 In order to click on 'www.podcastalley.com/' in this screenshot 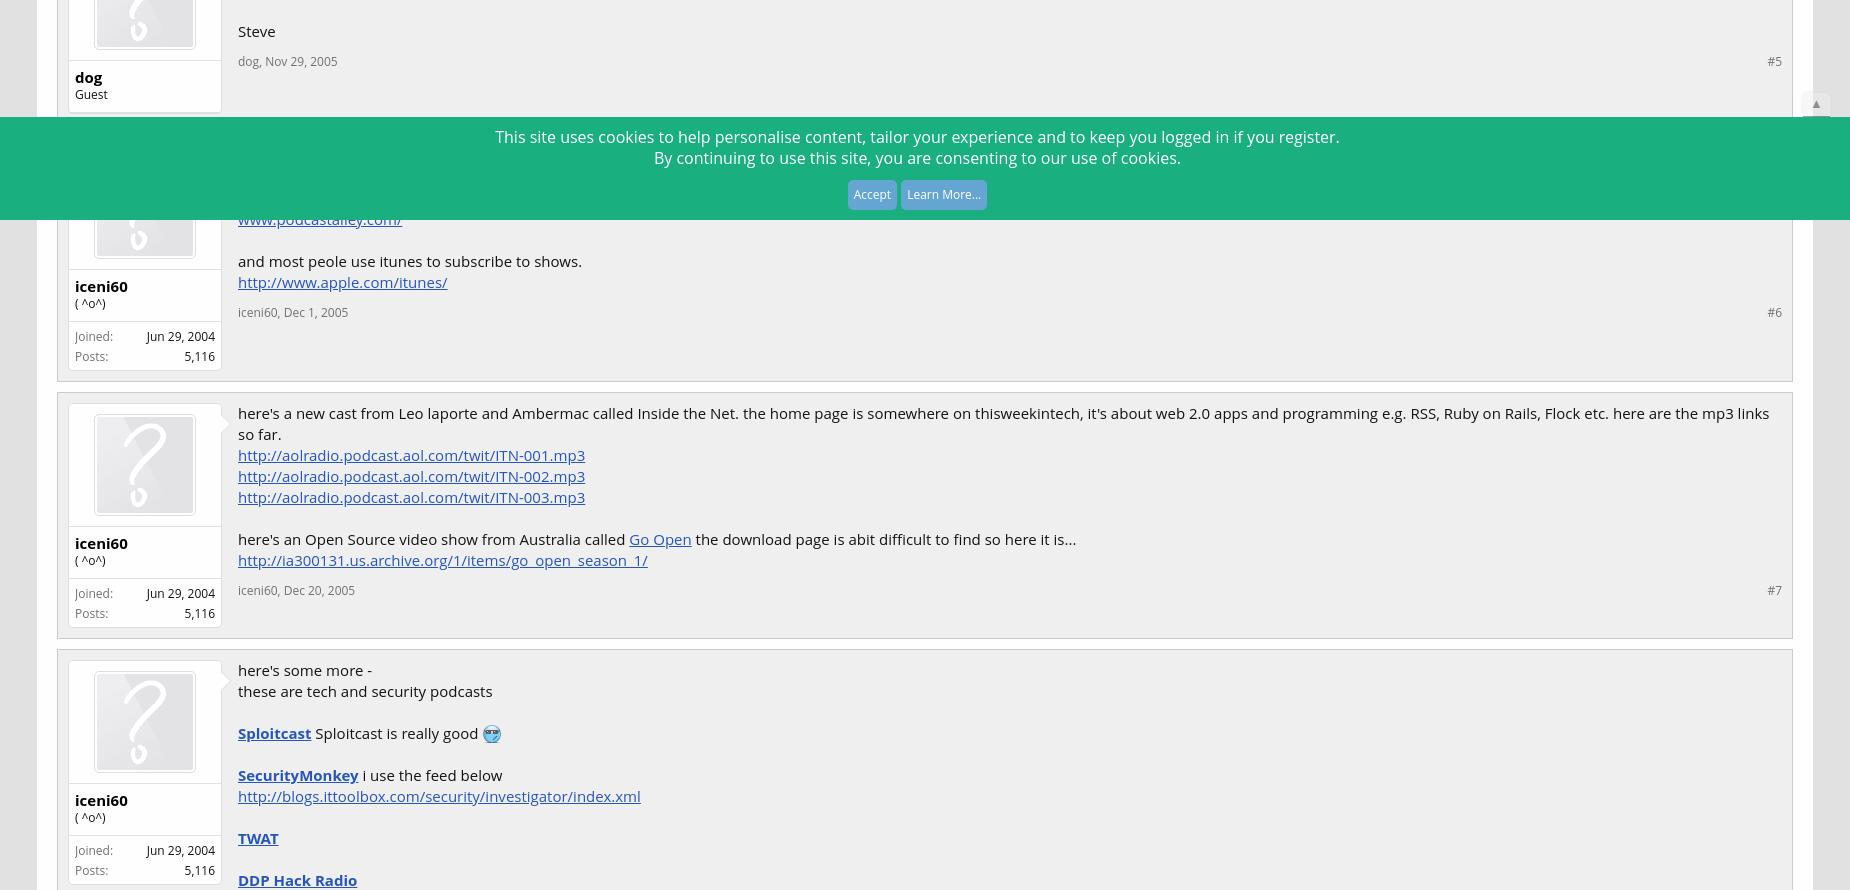, I will do `click(319, 217)`.